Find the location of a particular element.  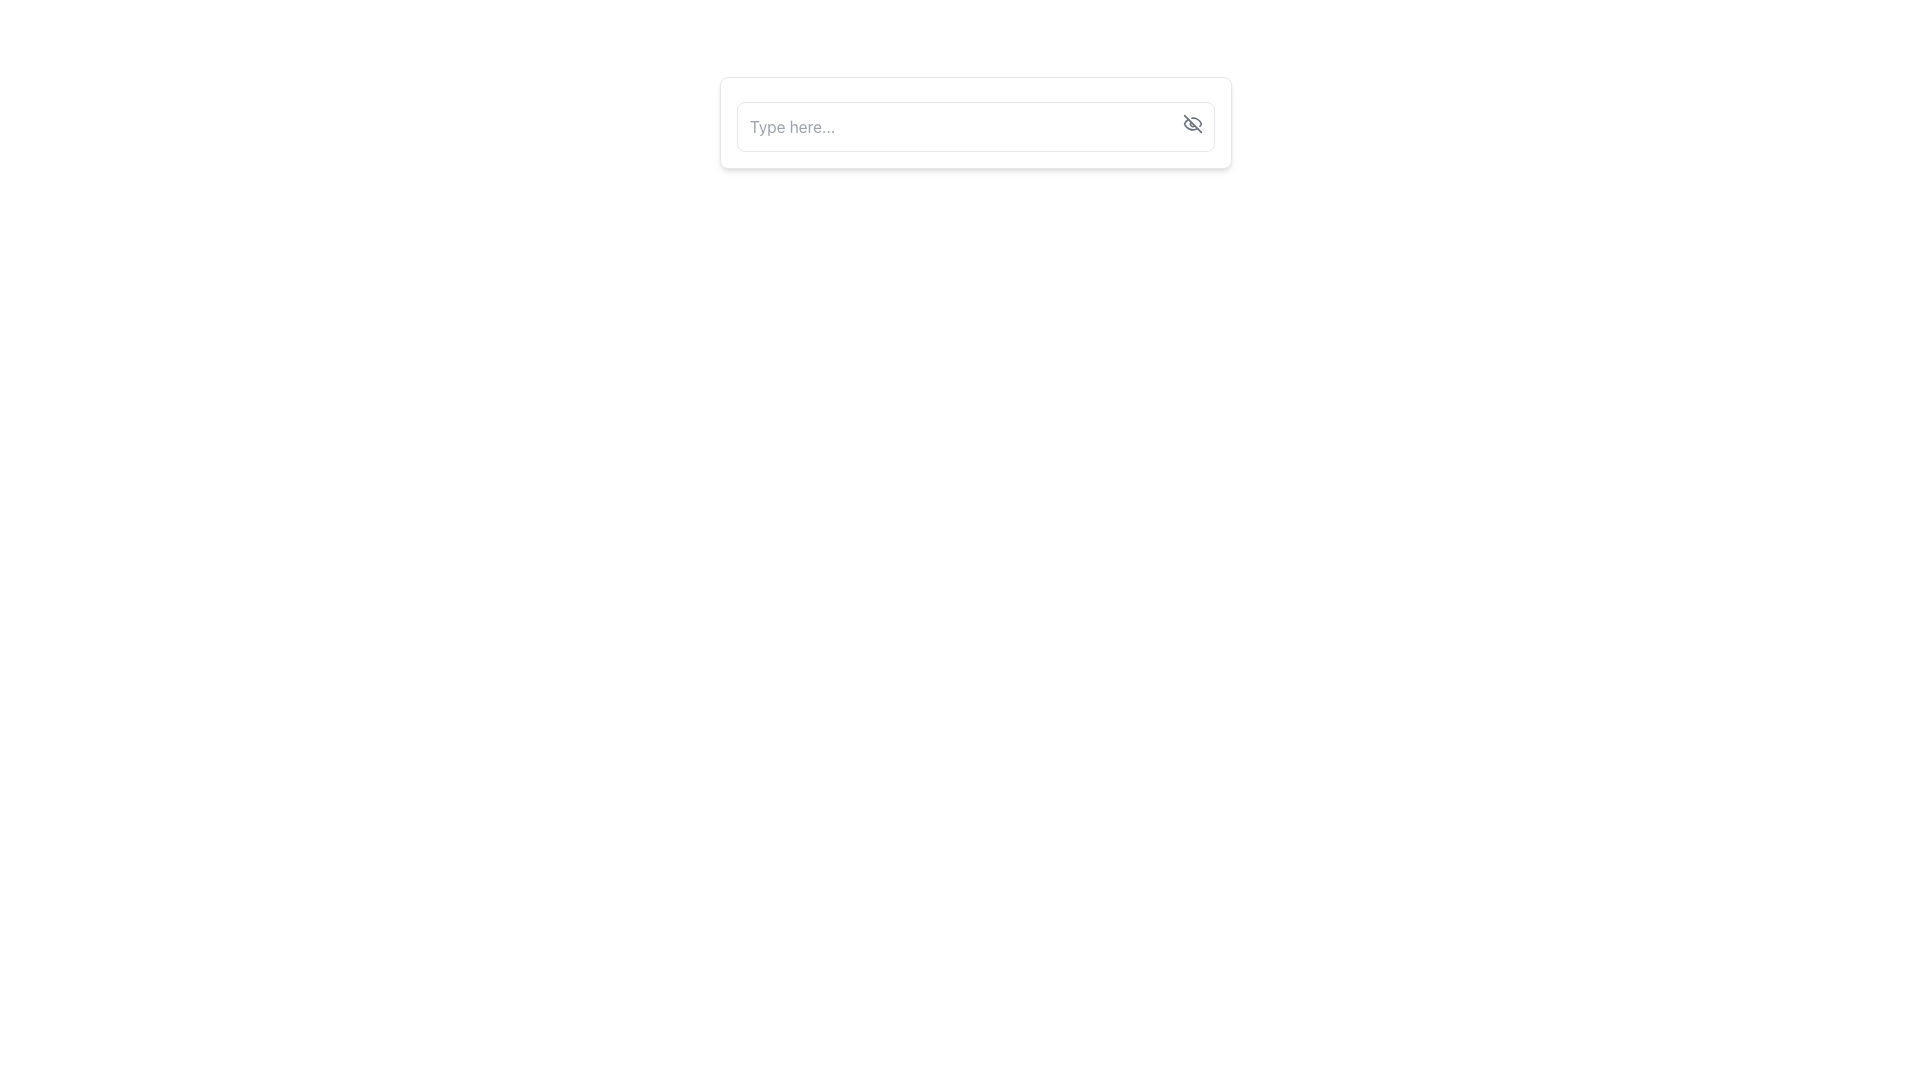

the button located at the top-right corner of the text input field is located at coordinates (1193, 123).